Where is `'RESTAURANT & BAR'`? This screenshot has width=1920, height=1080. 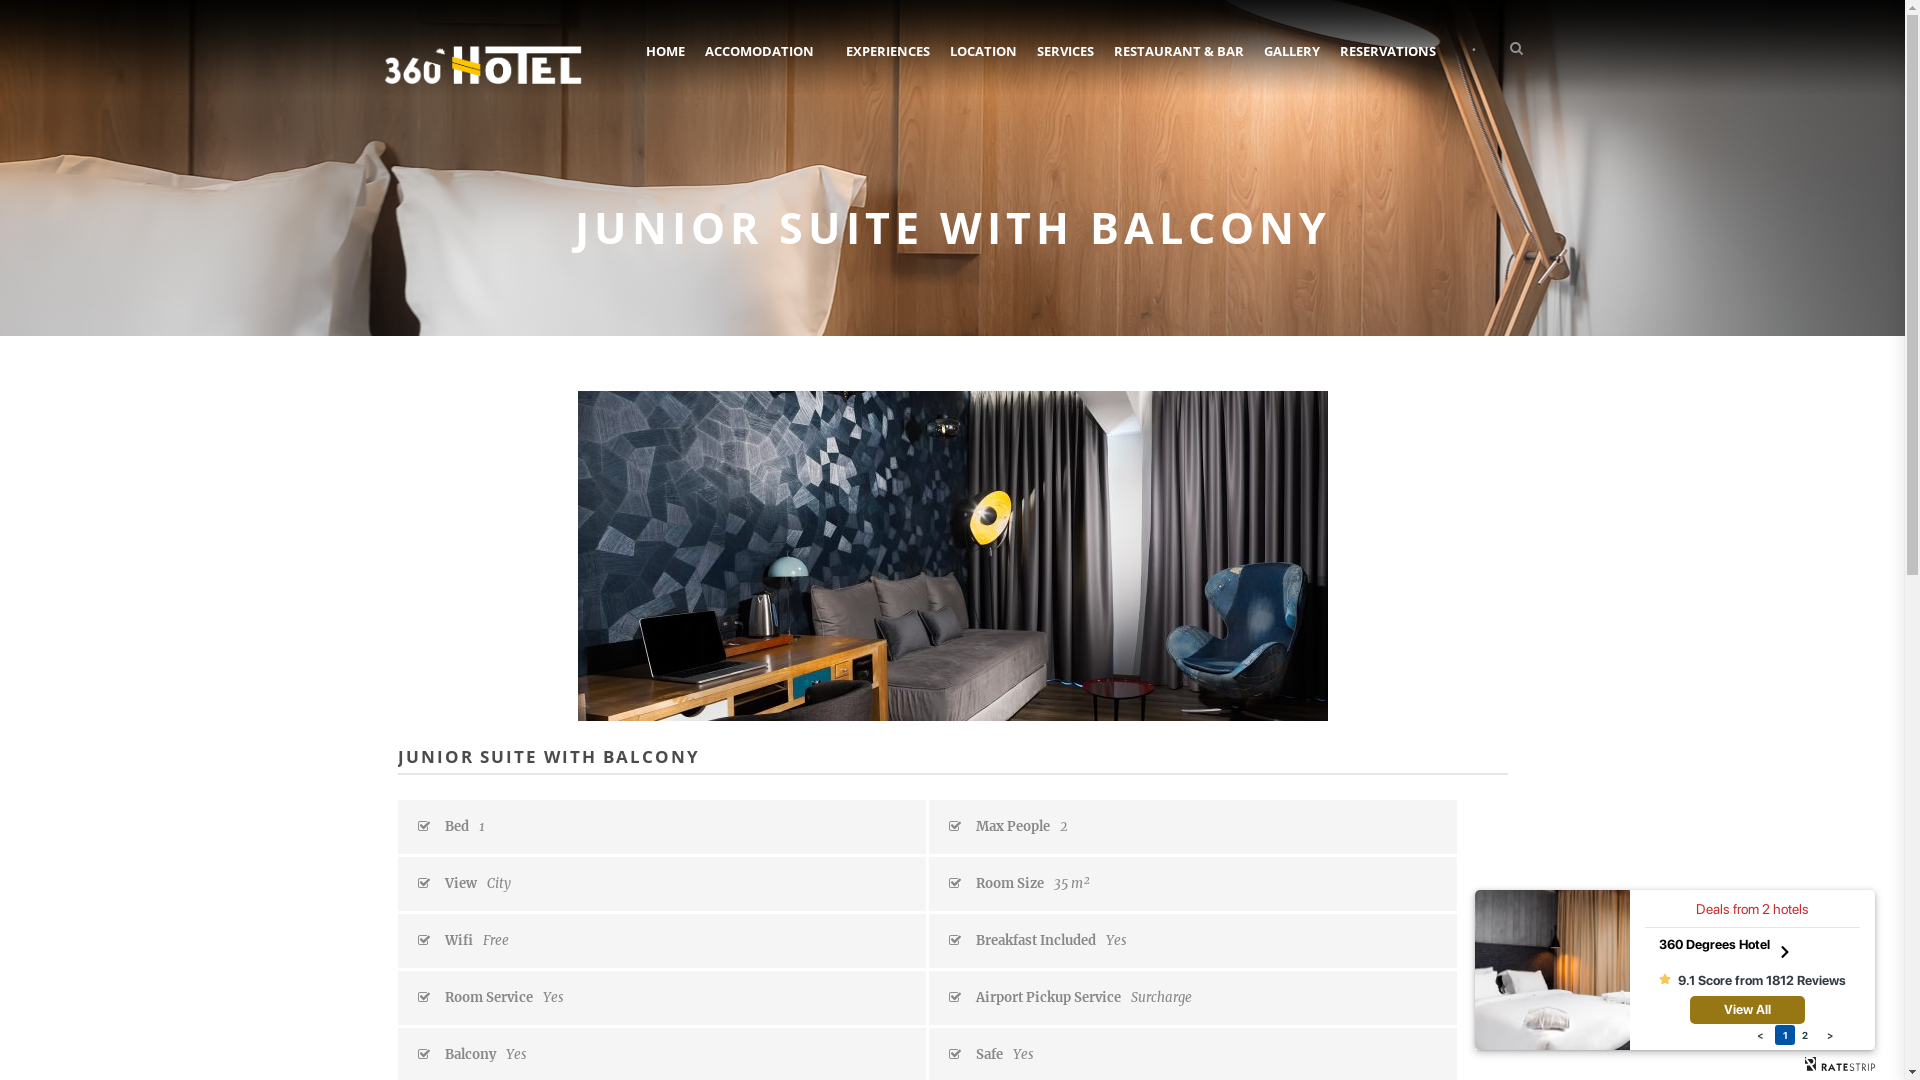
'RESTAURANT & BAR' is located at coordinates (1179, 62).